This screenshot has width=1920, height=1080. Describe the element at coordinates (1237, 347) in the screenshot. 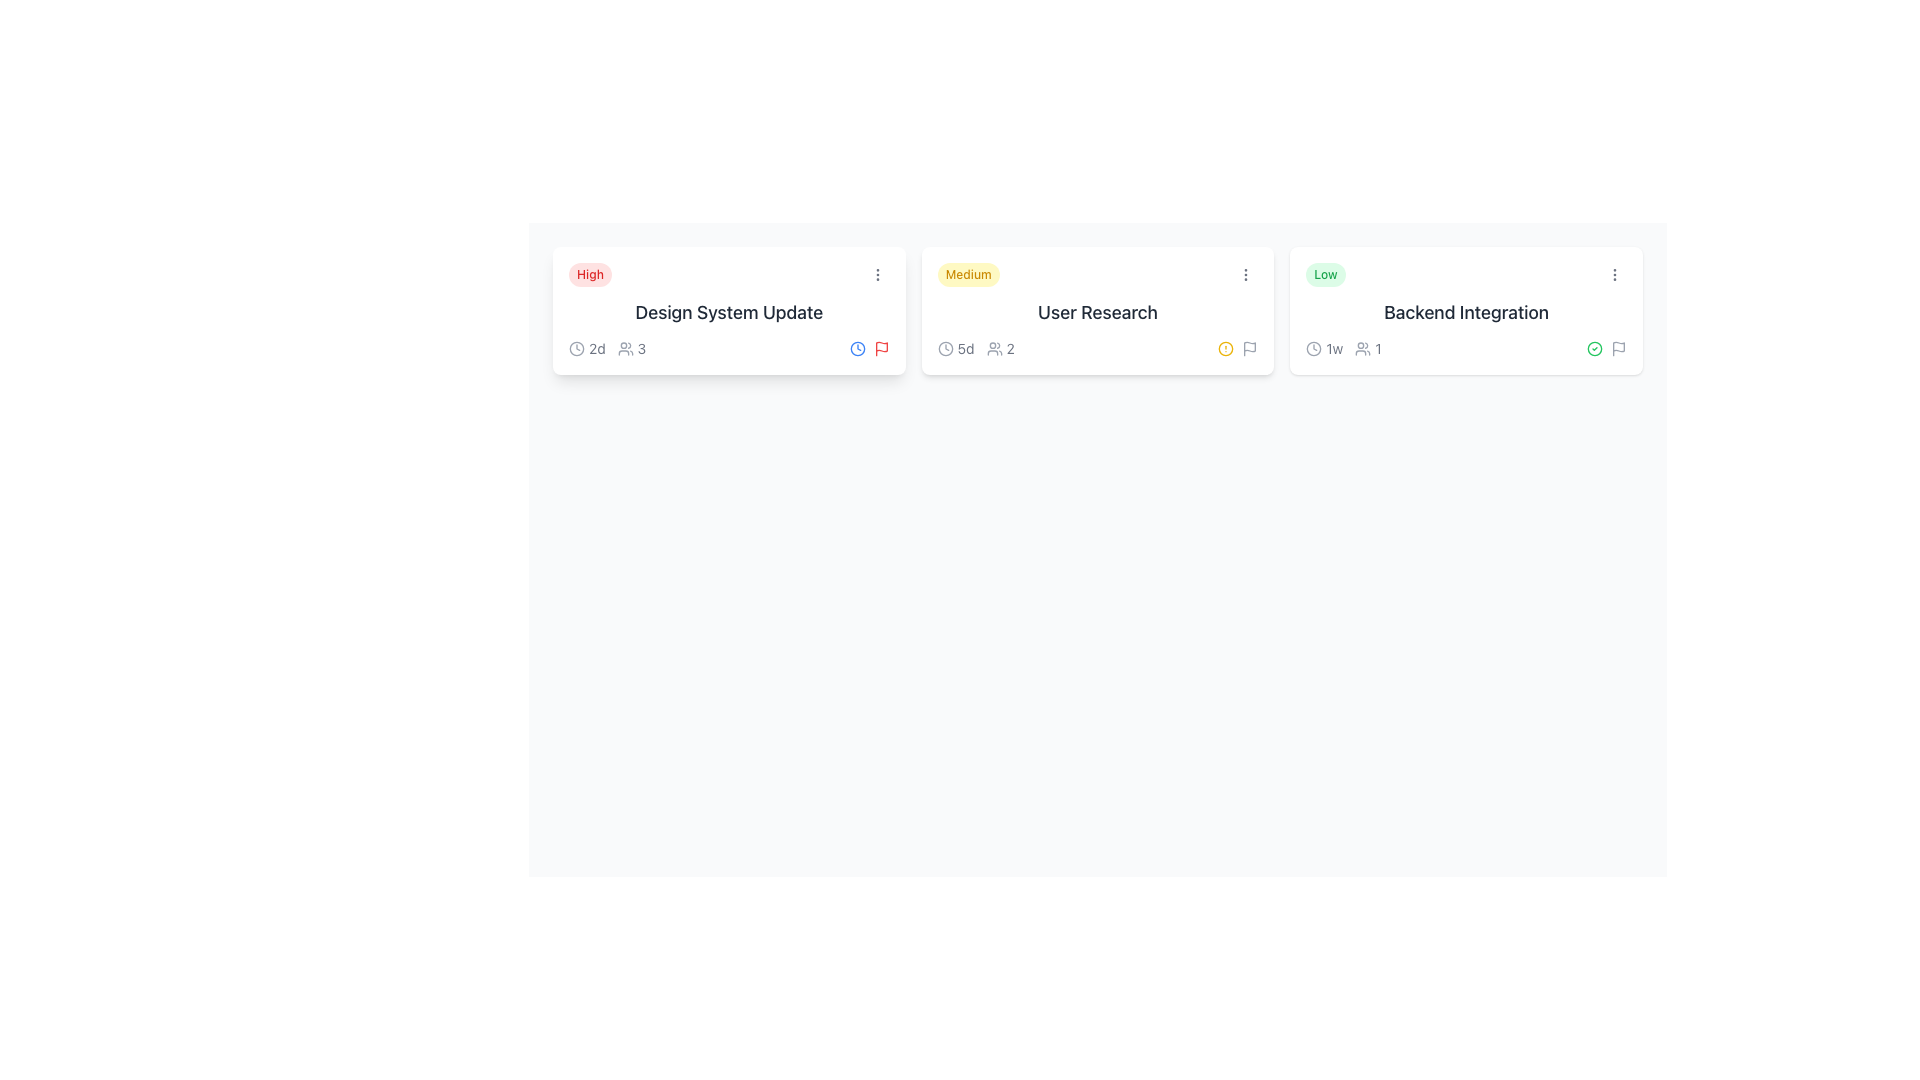

I see `the left alert icon of the Status indicator located in the bottom-right corner of the 'User Research' content block` at that location.